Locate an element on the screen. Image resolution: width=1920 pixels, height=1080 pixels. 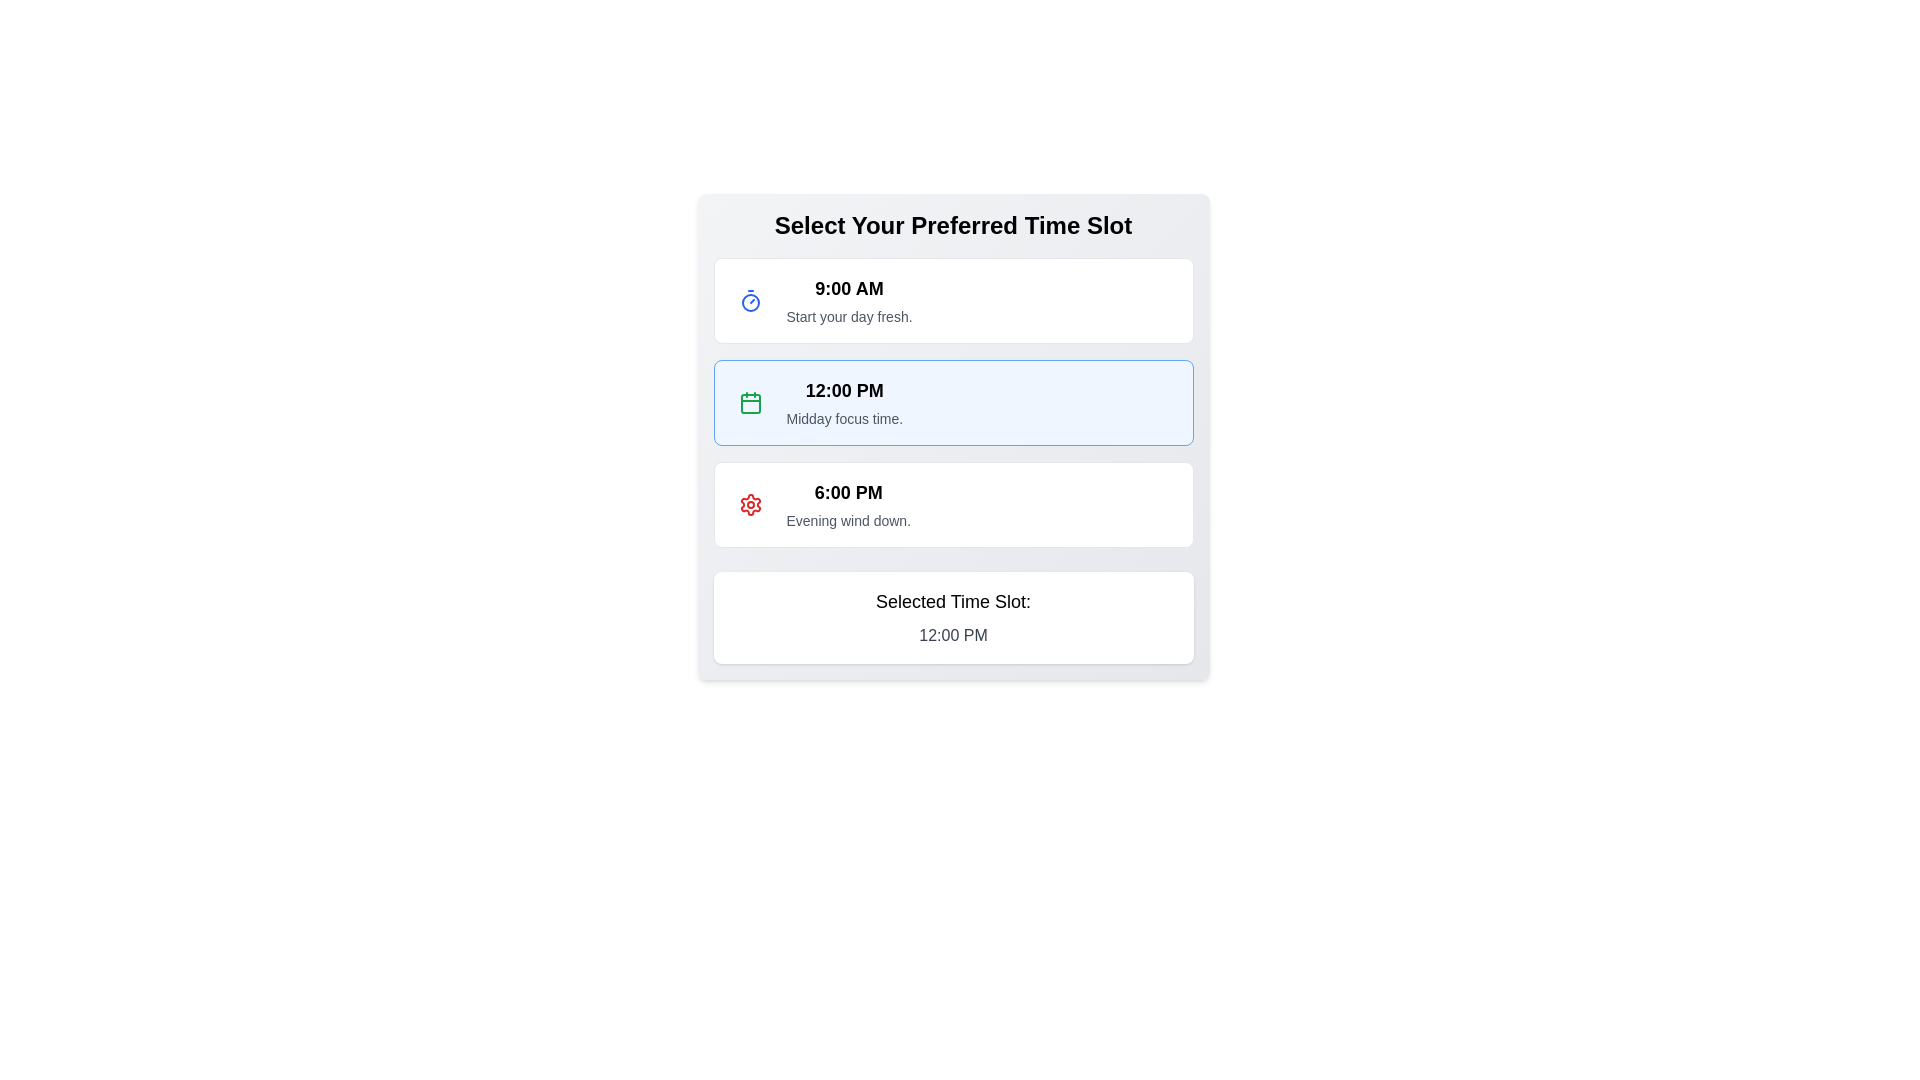
the static text label indicating 'Selected Time Slot:' which is positioned above the time value '12:00 PM' is located at coordinates (952, 600).